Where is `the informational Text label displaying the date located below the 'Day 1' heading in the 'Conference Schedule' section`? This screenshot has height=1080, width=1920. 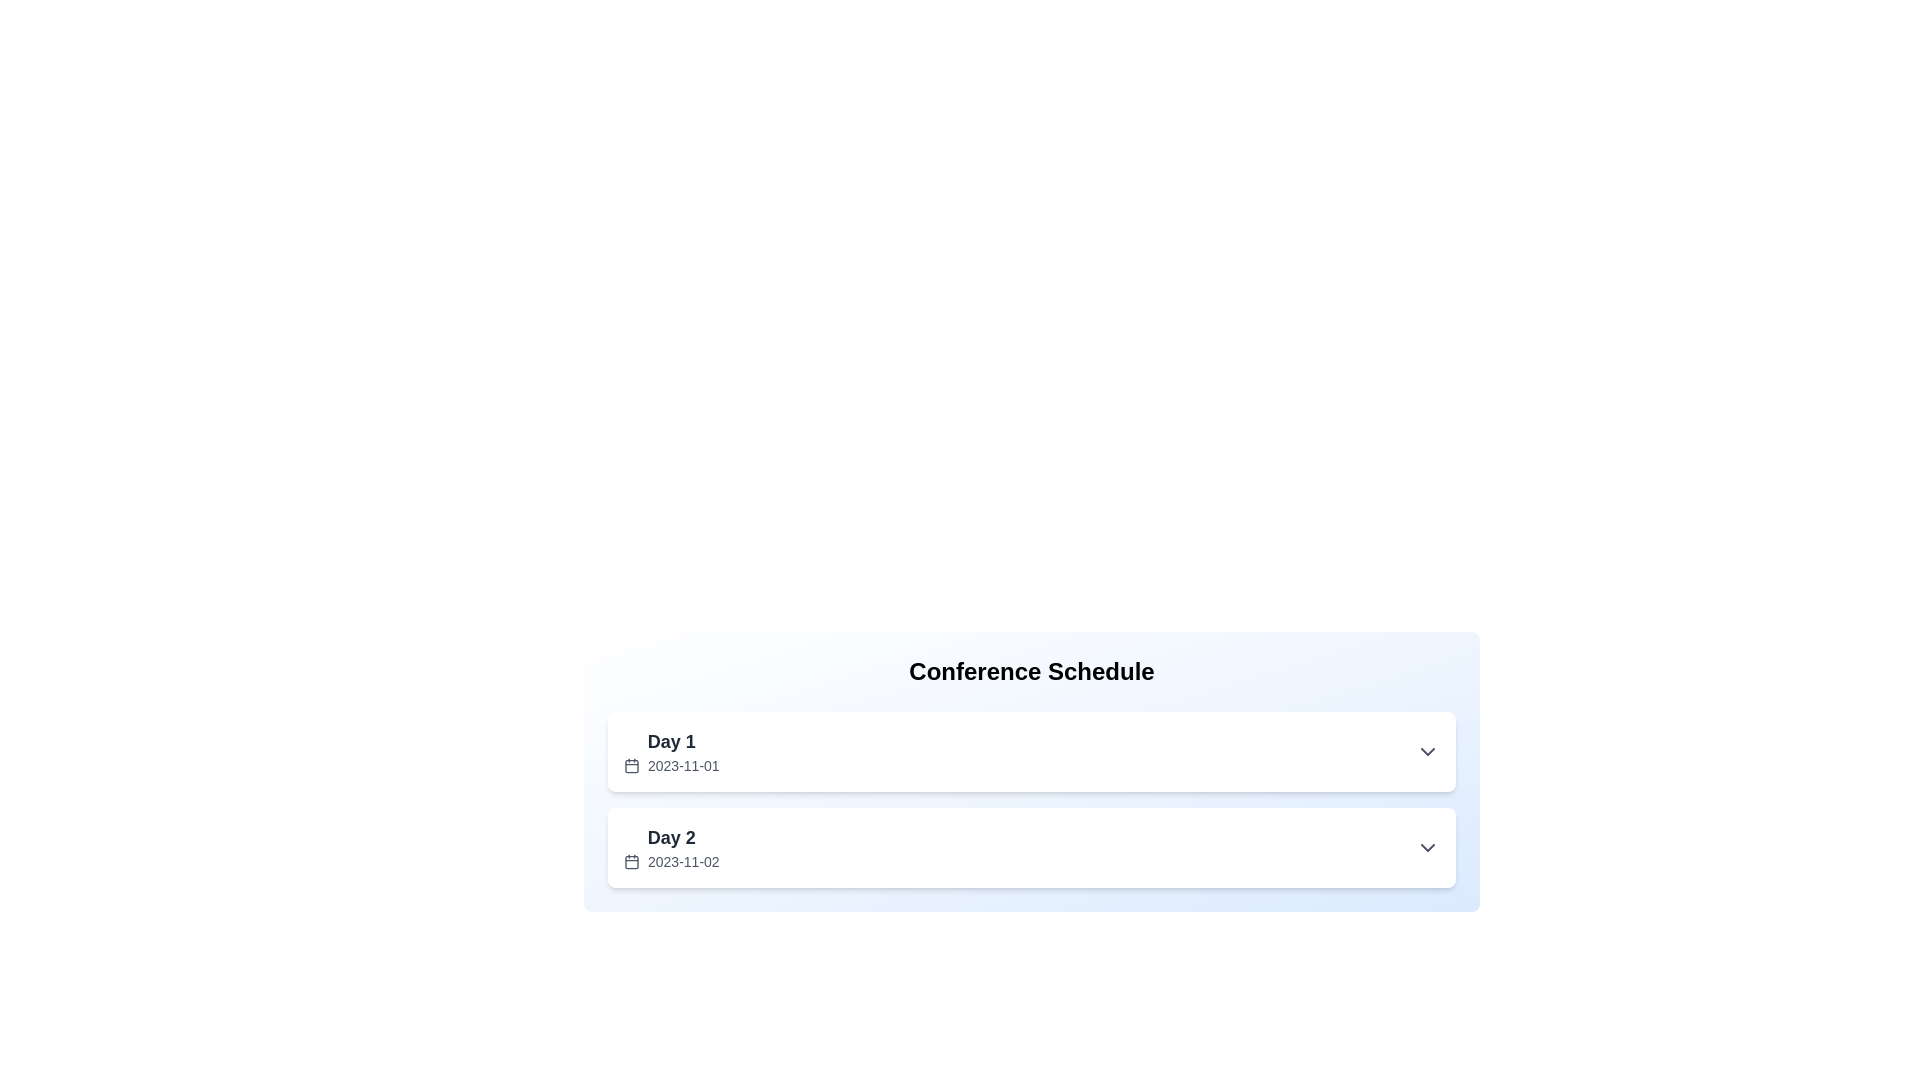 the informational Text label displaying the date located below the 'Day 1' heading in the 'Conference Schedule' section is located at coordinates (671, 765).